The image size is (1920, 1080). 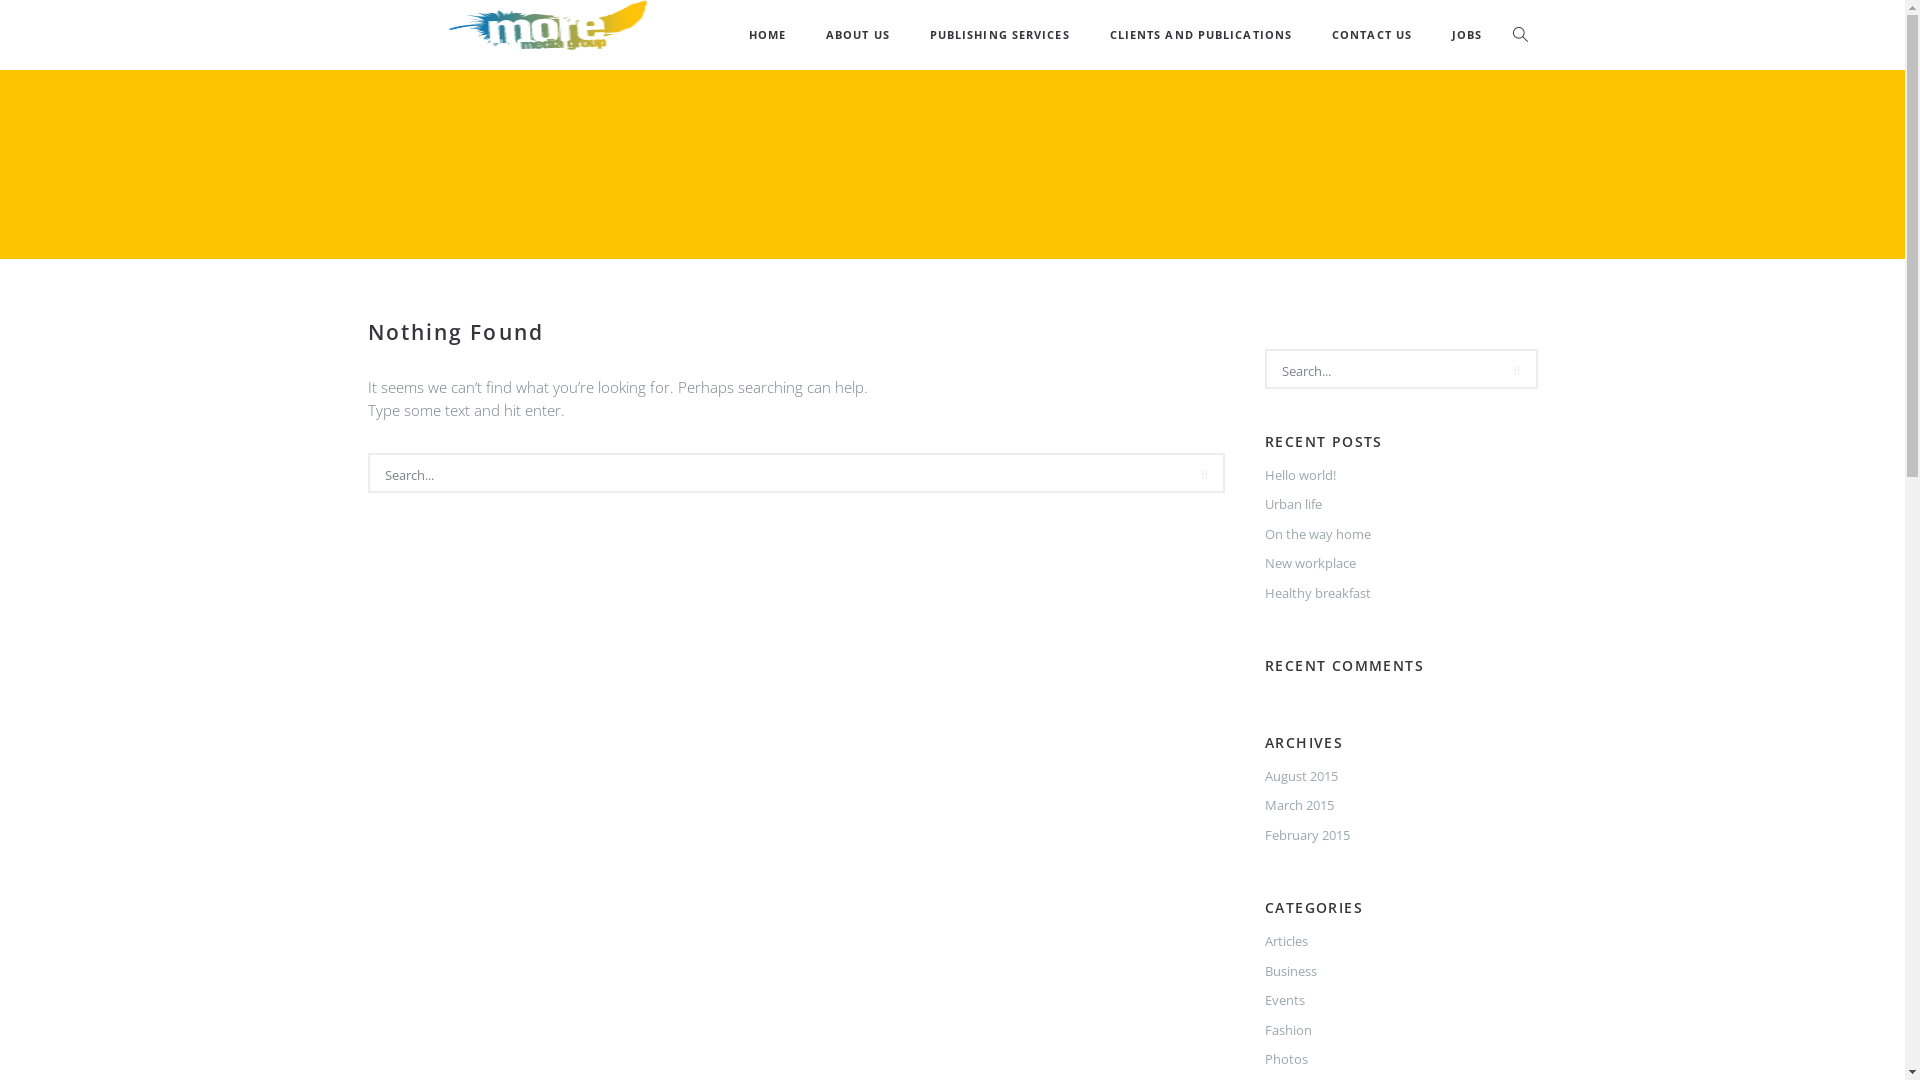 What do you see at coordinates (1285, 999) in the screenshot?
I see `'Events'` at bounding box center [1285, 999].